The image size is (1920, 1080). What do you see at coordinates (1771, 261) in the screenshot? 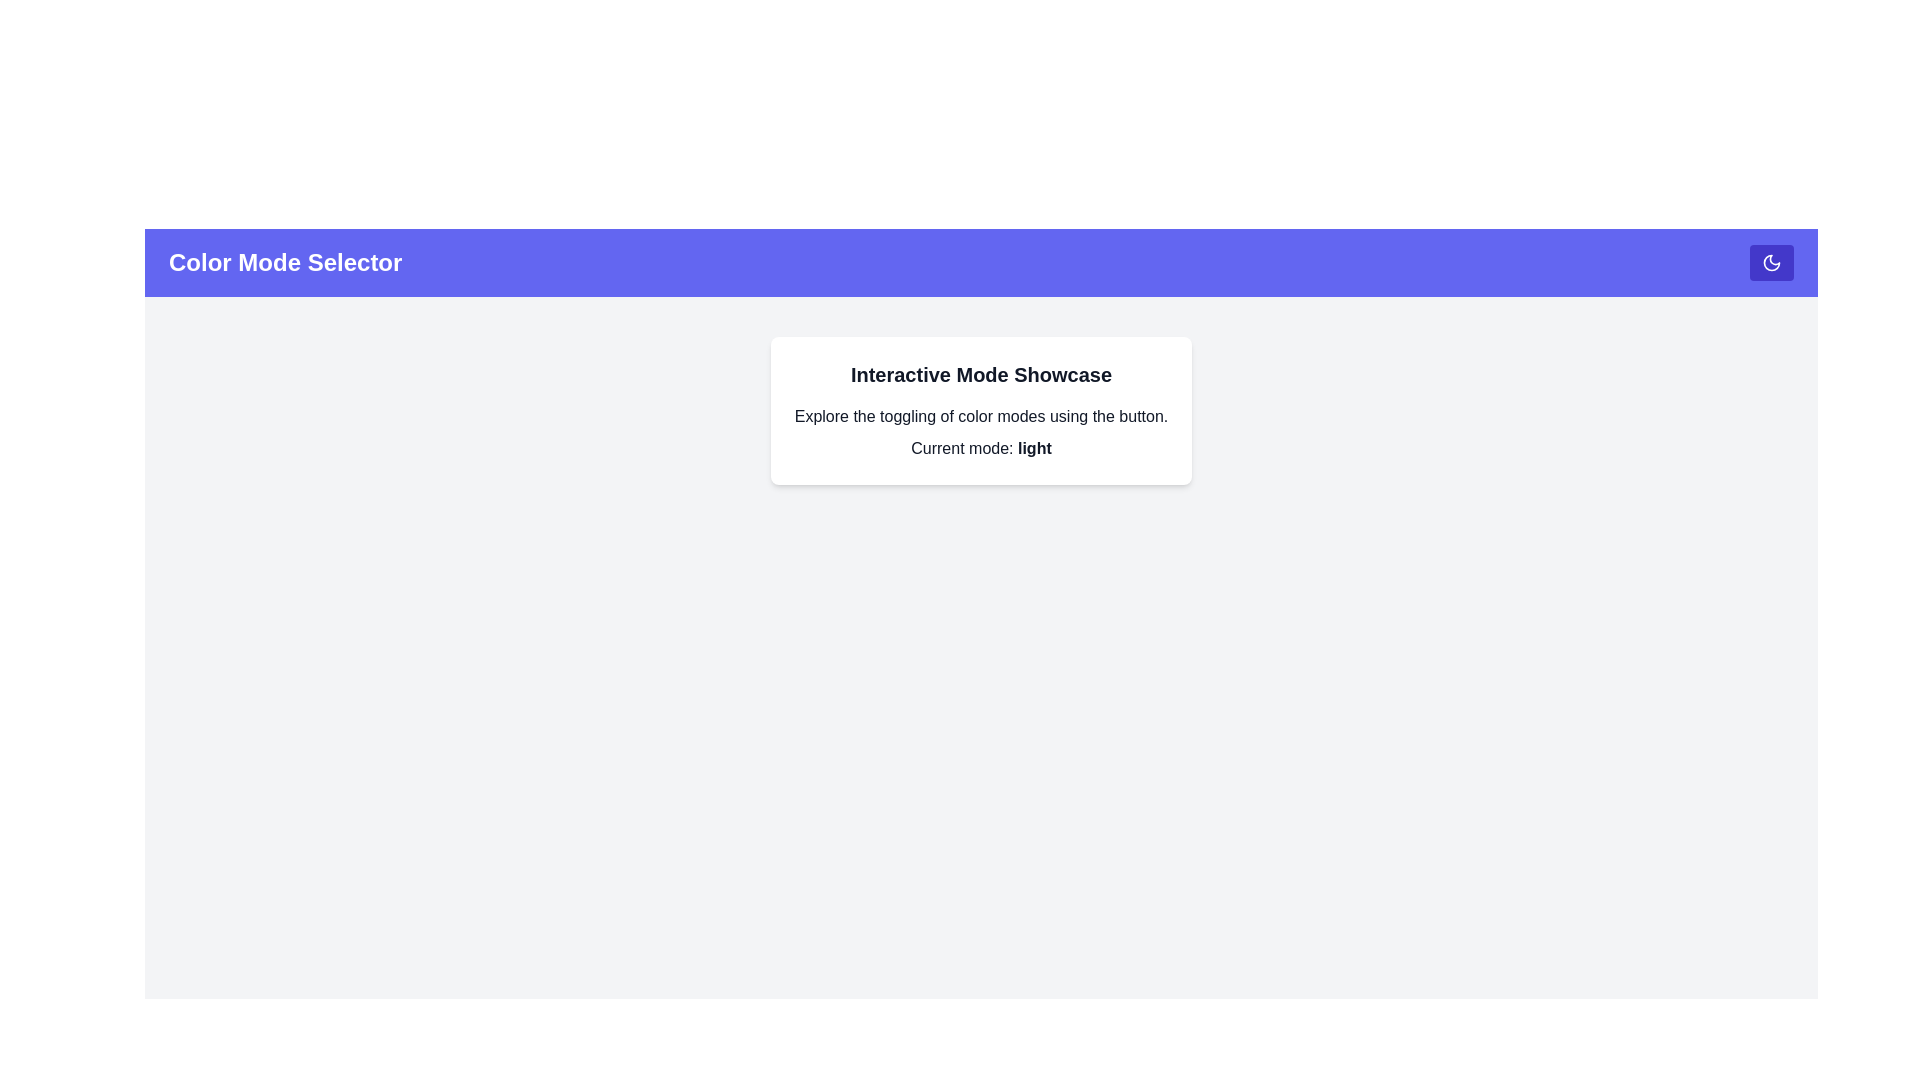
I see `the moon icon located at the top-right corner of the header bar` at bounding box center [1771, 261].